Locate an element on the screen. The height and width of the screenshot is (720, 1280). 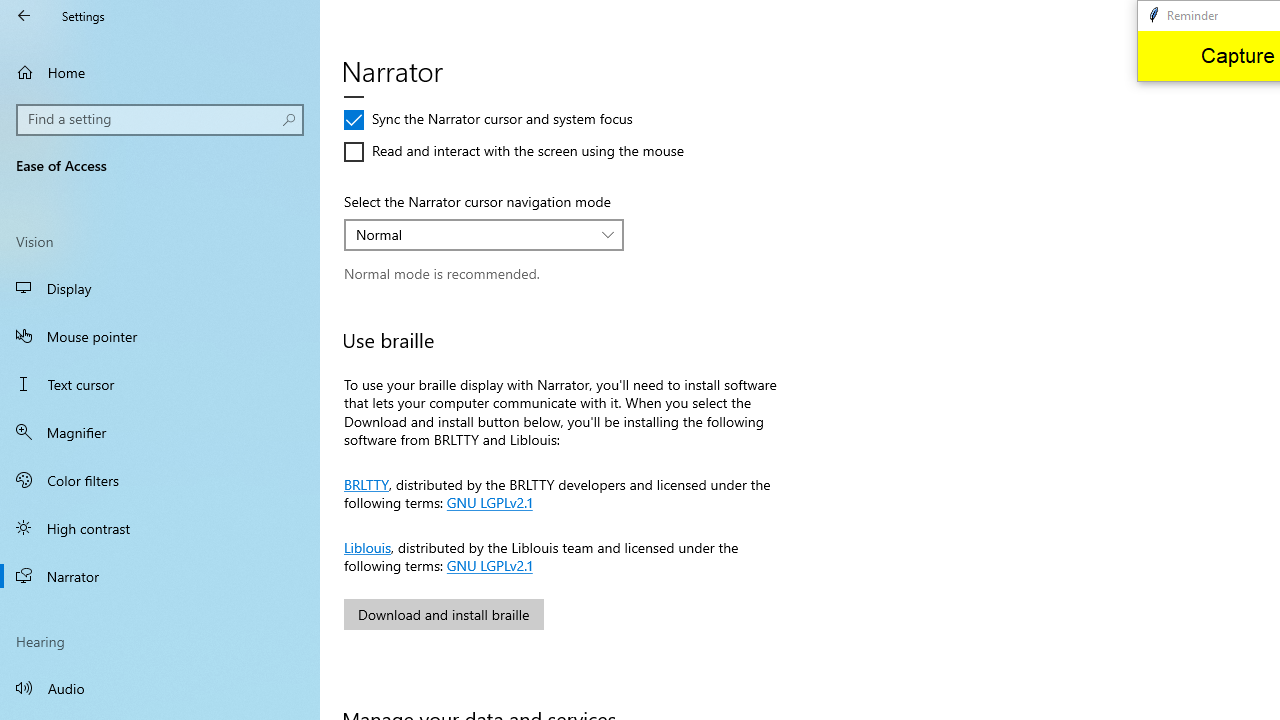
'Home' is located at coordinates (160, 71).